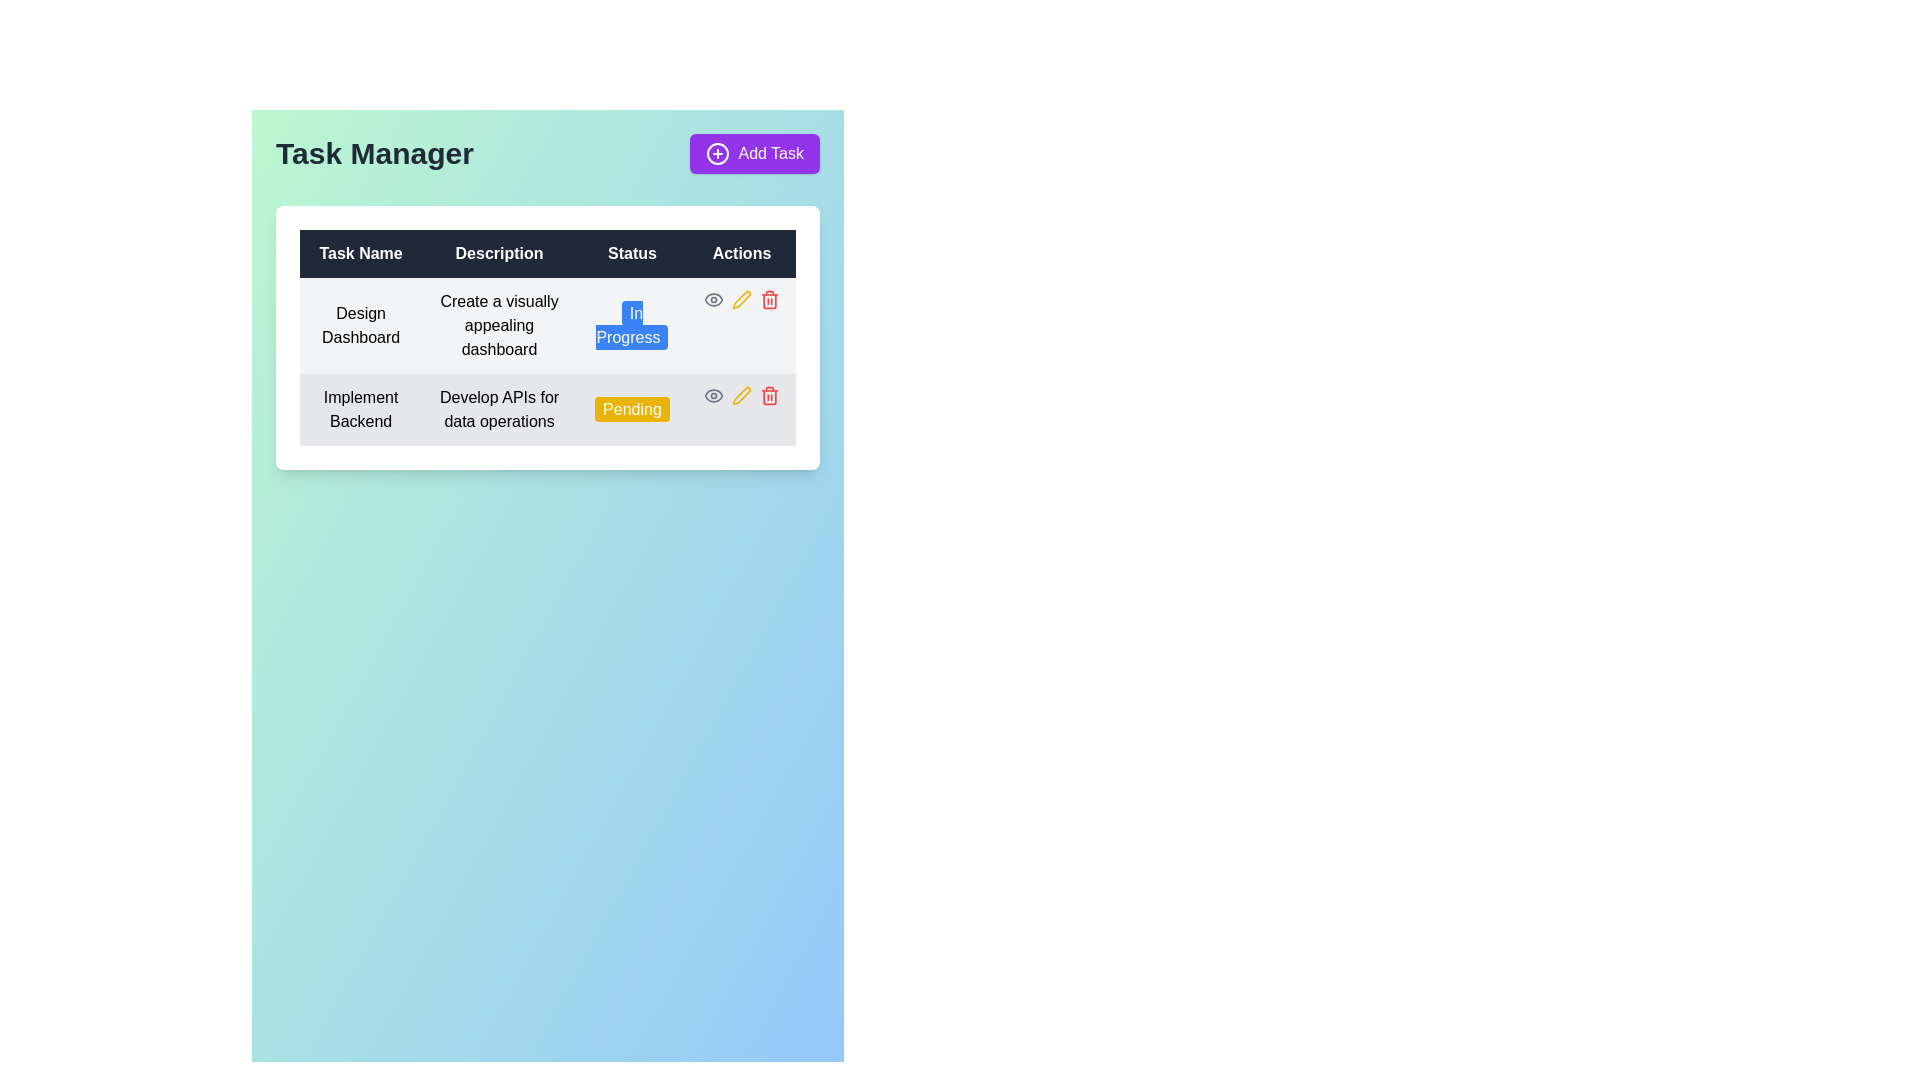 The image size is (1920, 1080). What do you see at coordinates (631, 324) in the screenshot?
I see `text content of the Badge or Status Label indicating the current status of the 'Design Dashboard' task, which is located in the first row of the 'Status' column in the task table` at bounding box center [631, 324].